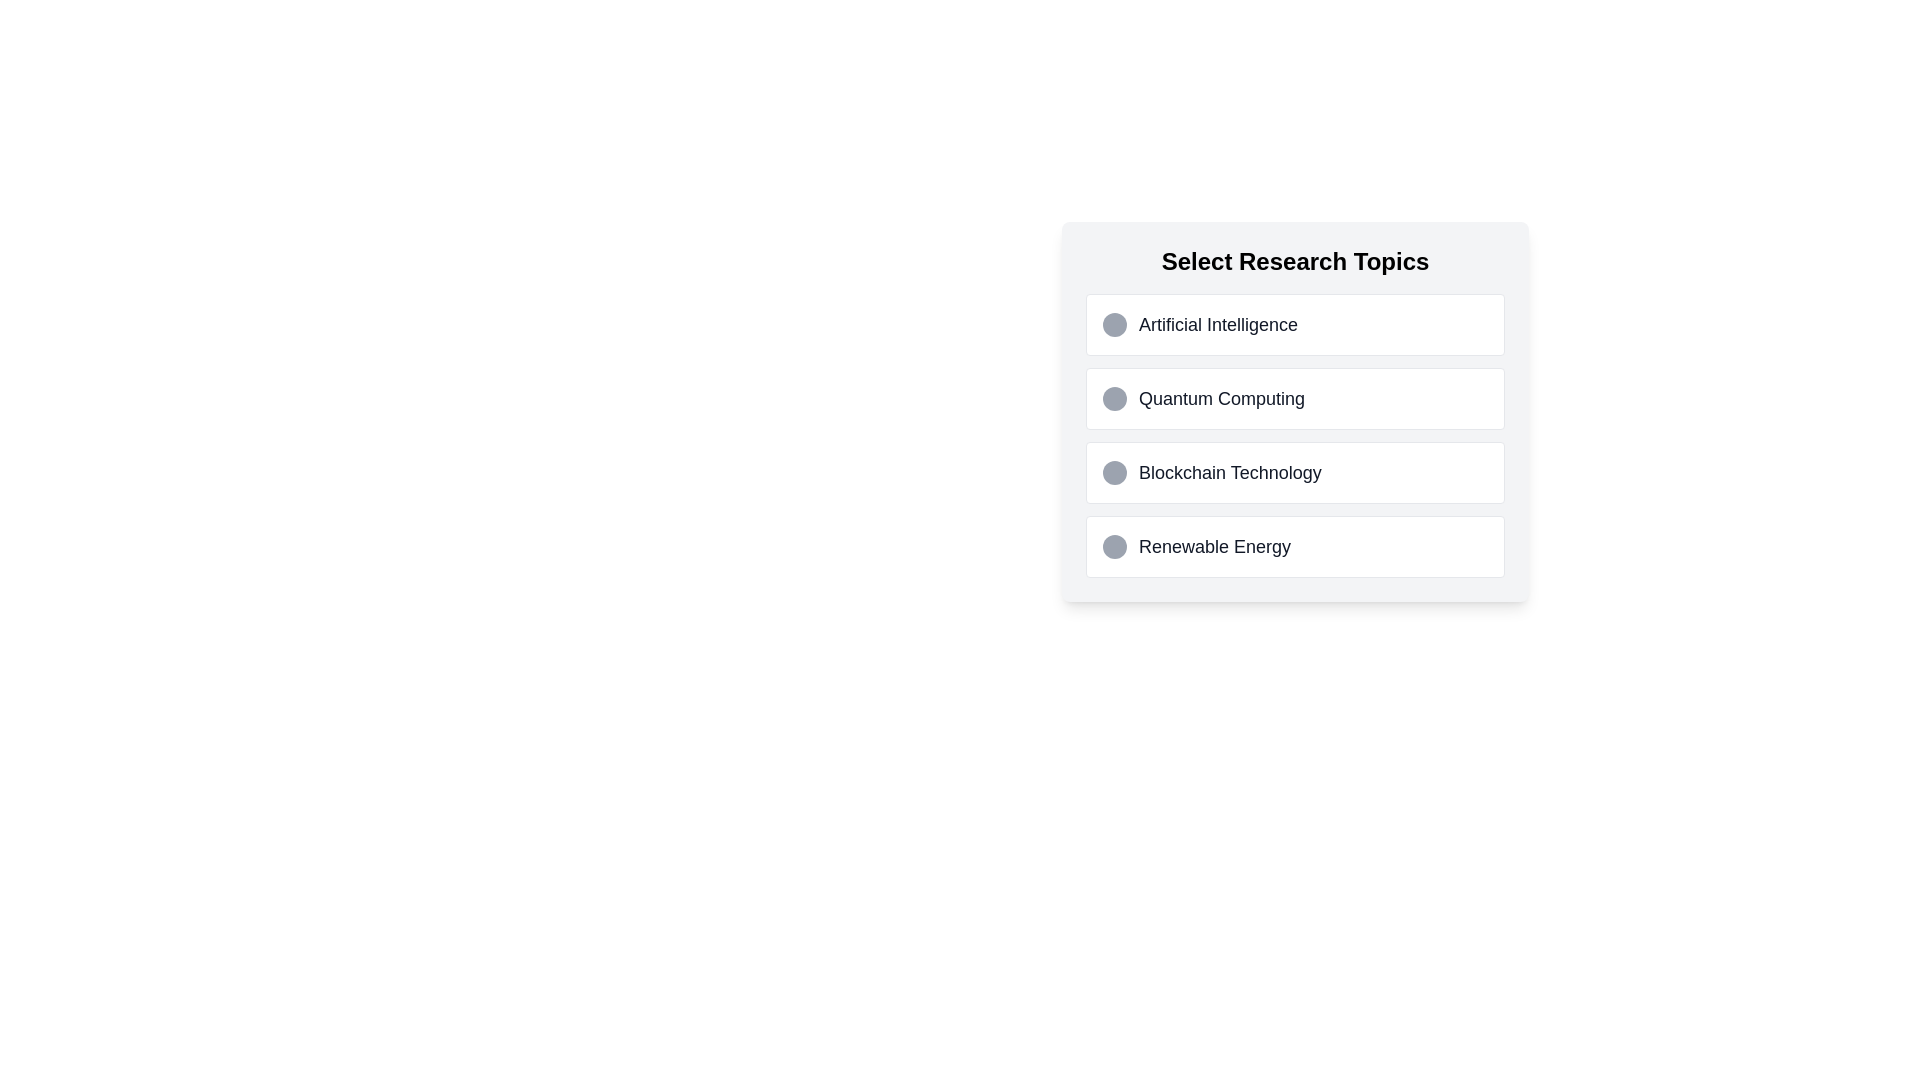  Describe the element at coordinates (1295, 547) in the screenshot. I see `the selectable option titled 'Renewable Energy'` at that location.